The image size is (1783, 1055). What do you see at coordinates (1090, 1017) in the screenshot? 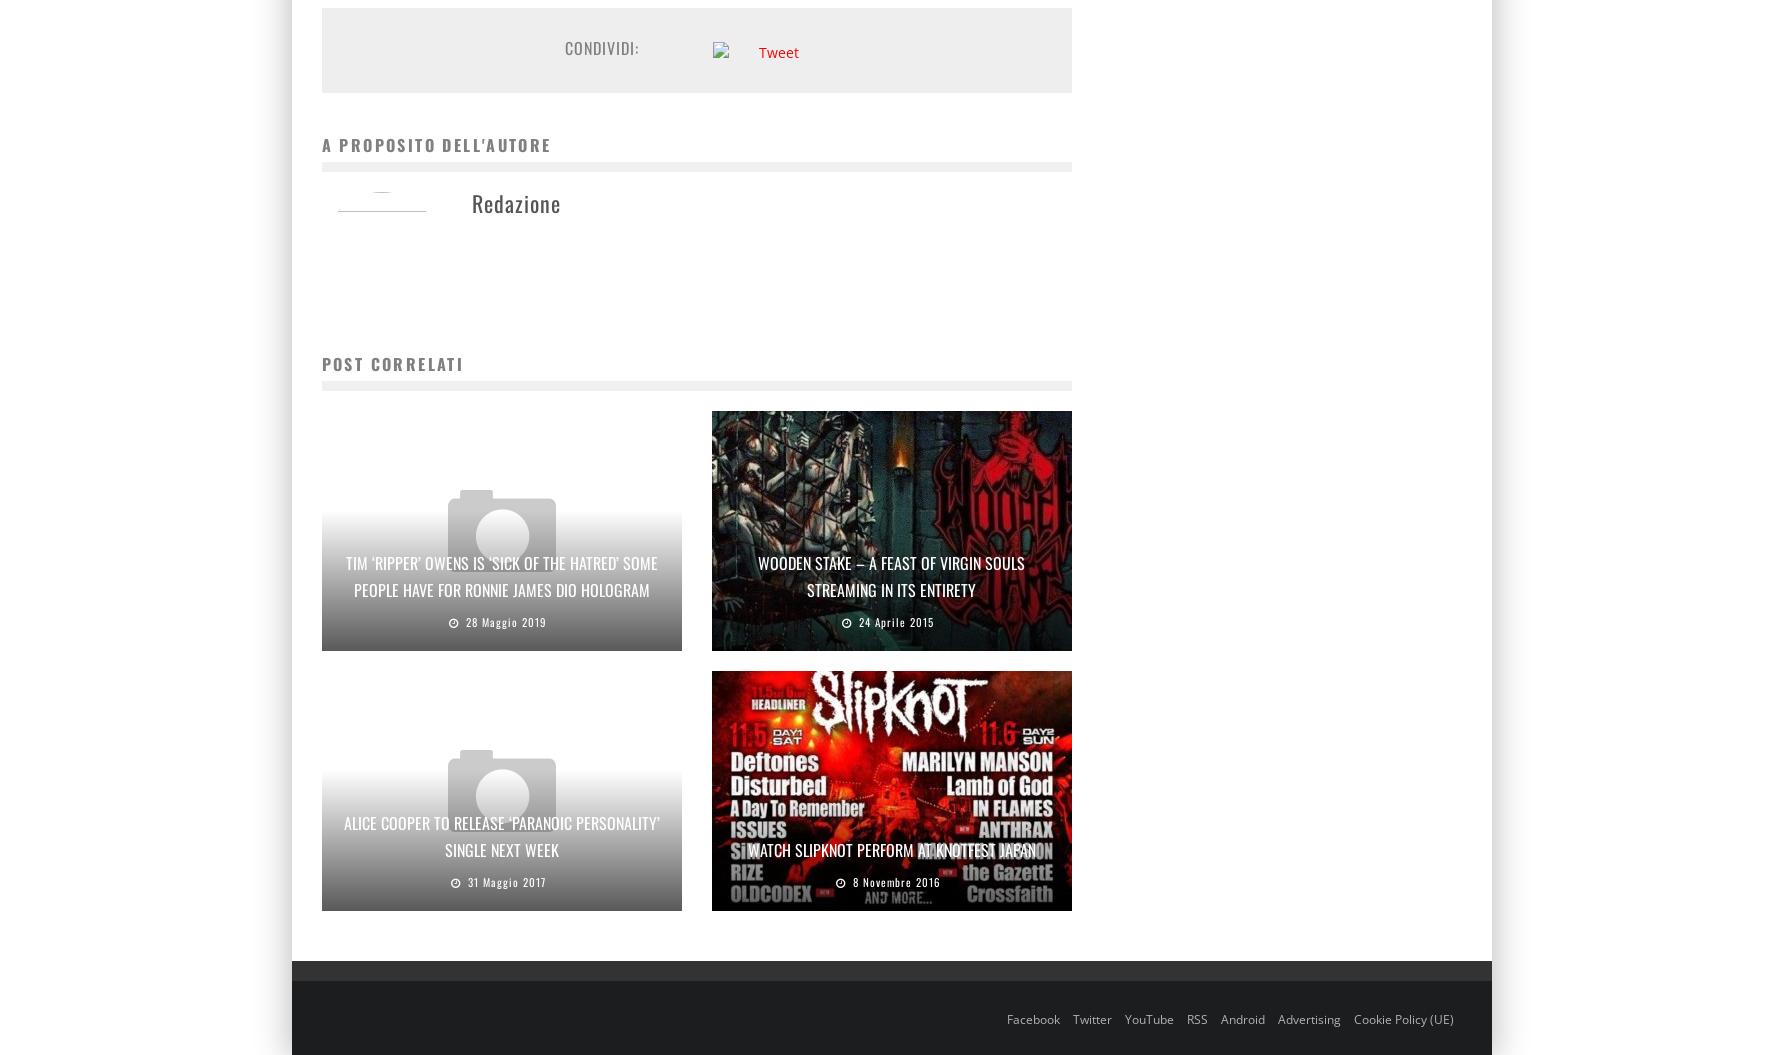
I see `'Twitter'` at bounding box center [1090, 1017].